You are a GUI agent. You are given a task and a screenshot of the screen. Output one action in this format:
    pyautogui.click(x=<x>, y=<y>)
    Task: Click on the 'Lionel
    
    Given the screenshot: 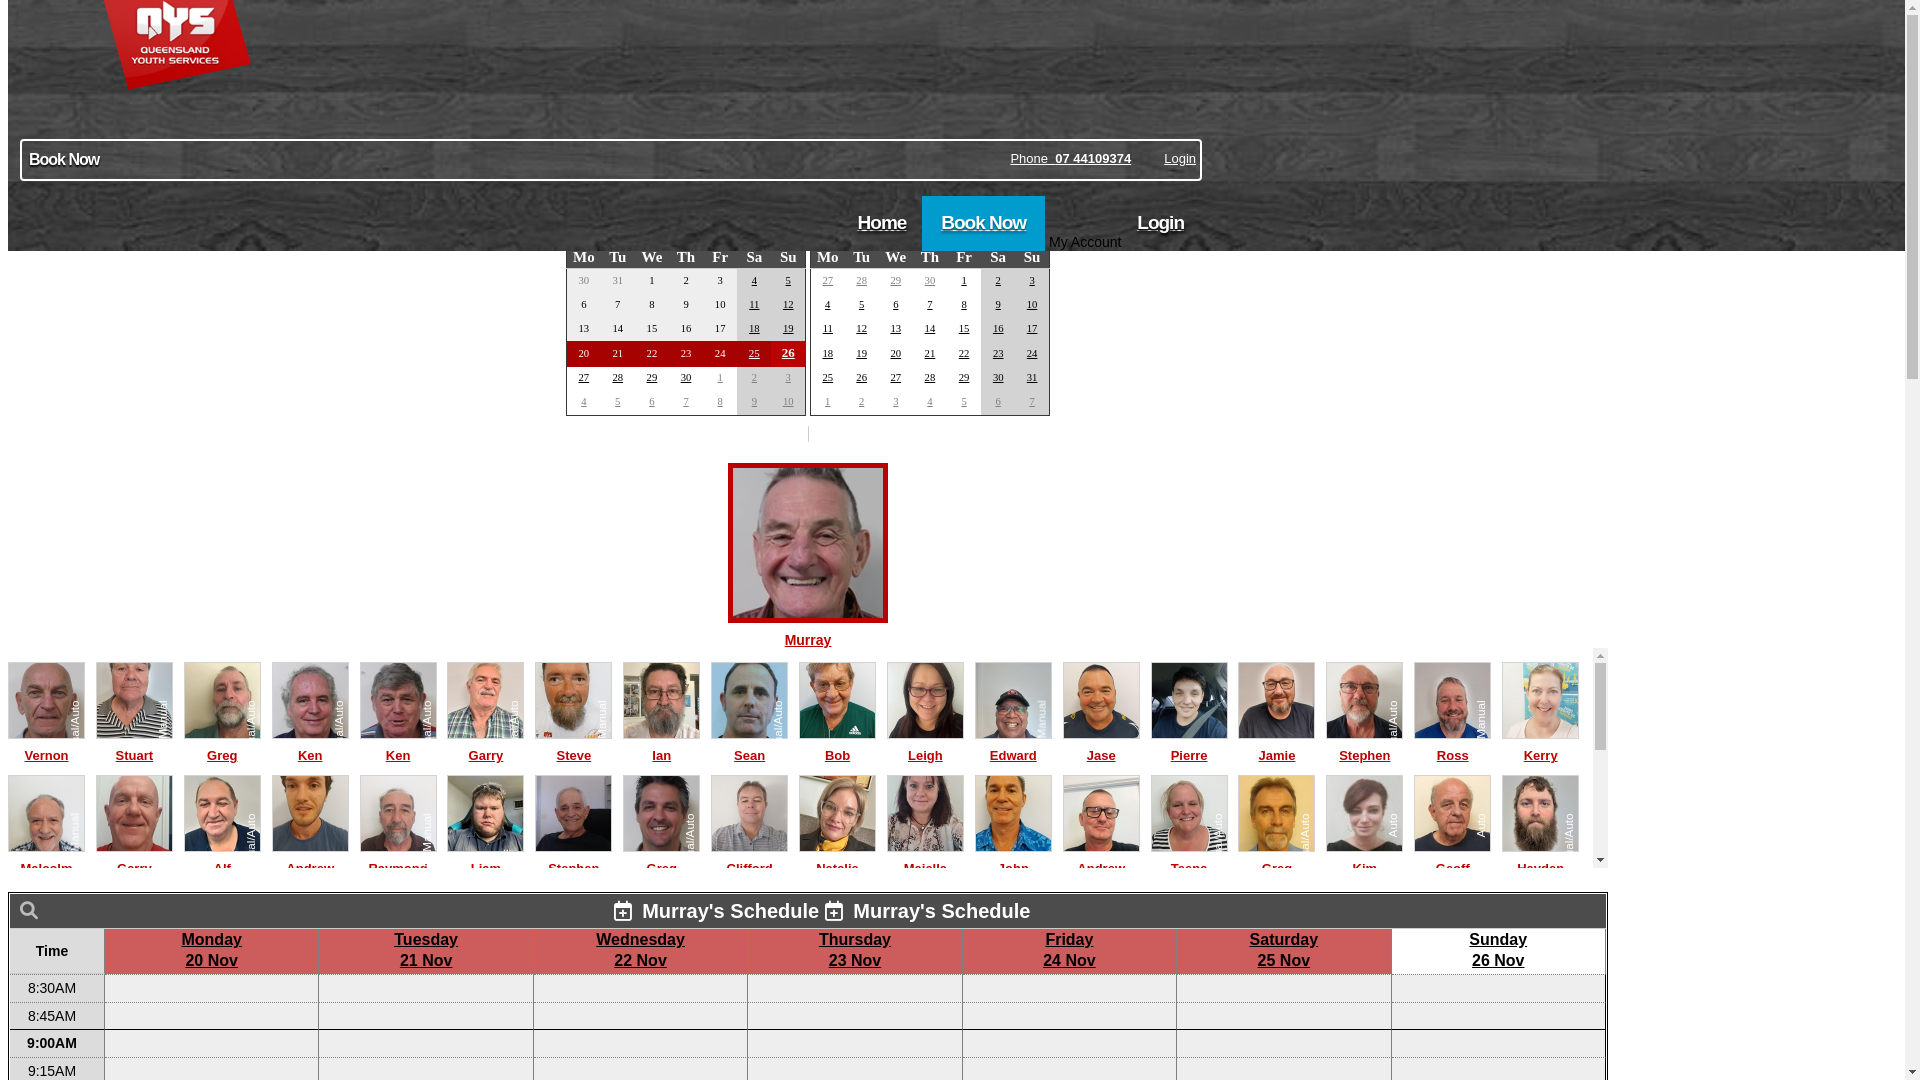 What is the action you would take?
    pyautogui.click(x=1275, y=970)
    